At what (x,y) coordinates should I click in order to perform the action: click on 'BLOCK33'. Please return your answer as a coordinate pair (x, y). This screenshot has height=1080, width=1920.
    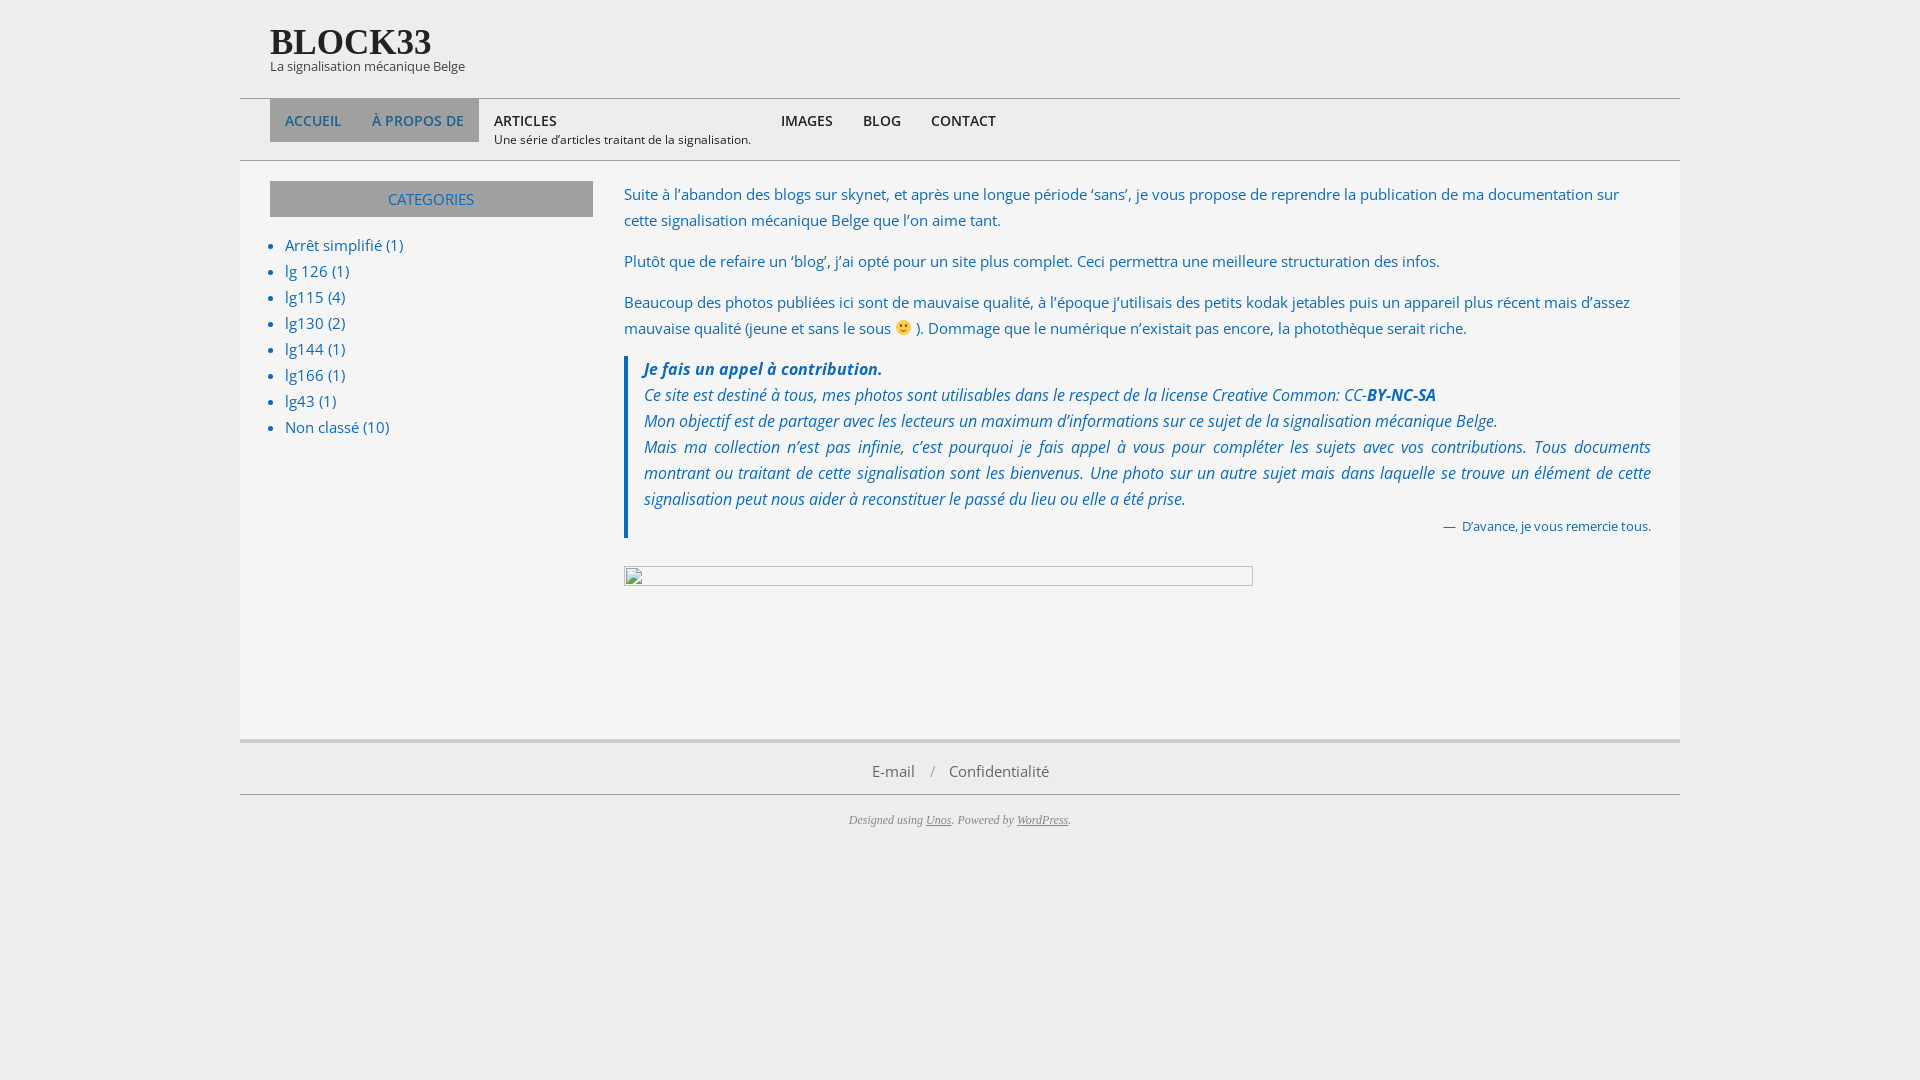
    Looking at the image, I should click on (350, 42).